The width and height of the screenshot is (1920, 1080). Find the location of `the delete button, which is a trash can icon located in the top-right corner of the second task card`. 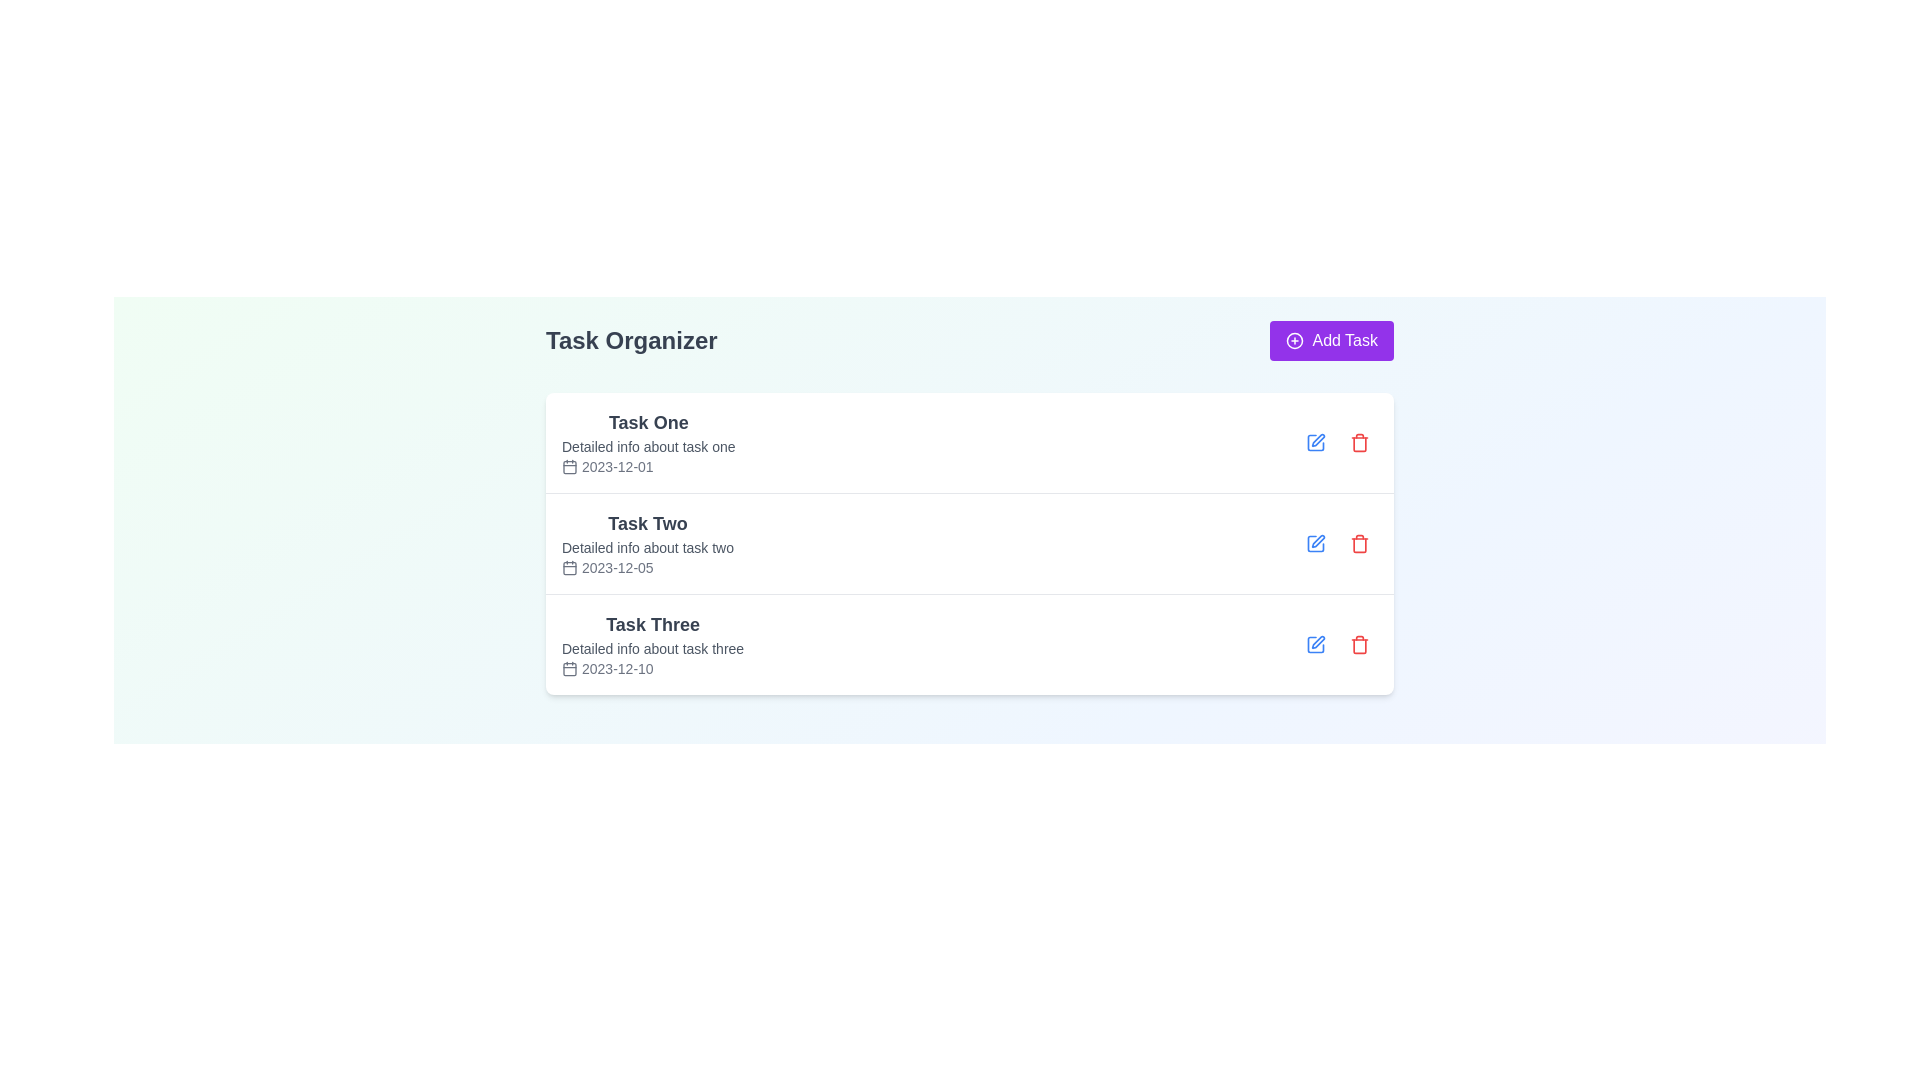

the delete button, which is a trash can icon located in the top-right corner of the second task card is located at coordinates (1359, 543).